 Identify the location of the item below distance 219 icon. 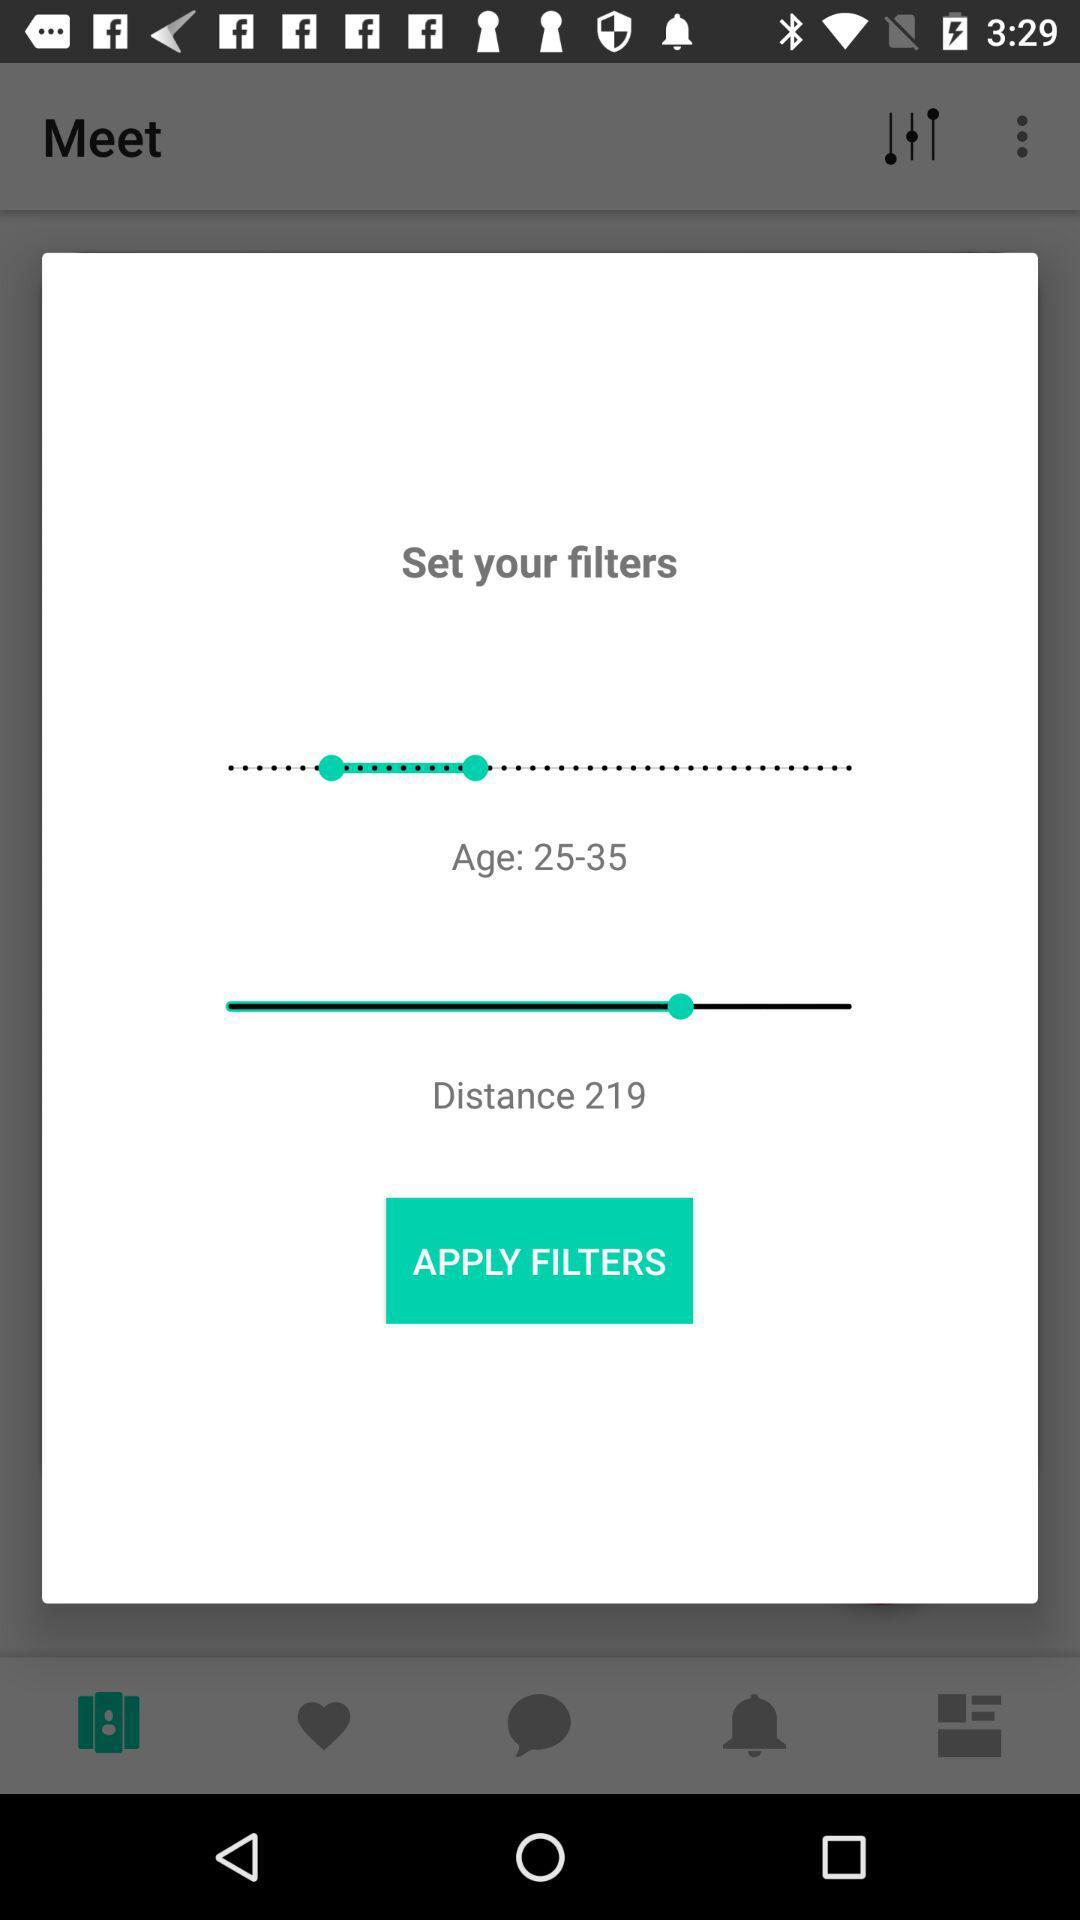
(538, 1259).